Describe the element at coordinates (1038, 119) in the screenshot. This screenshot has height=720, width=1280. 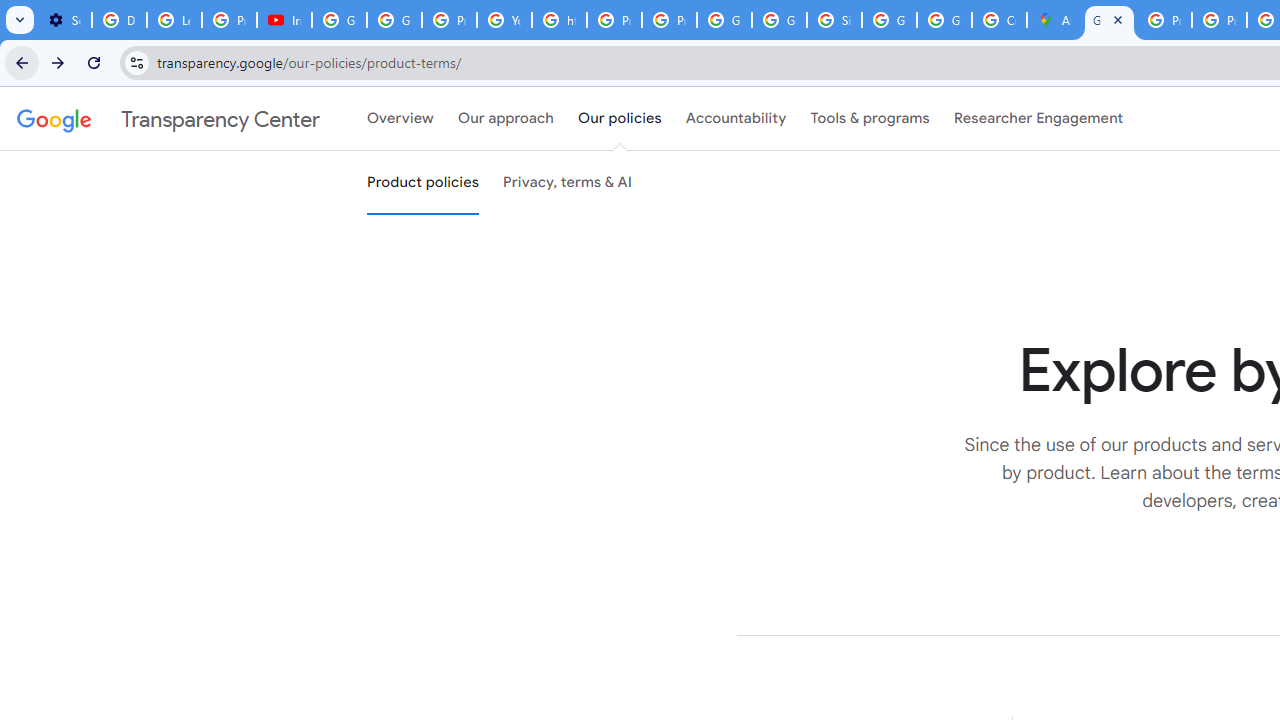
I see `'Researcher Engagement'` at that location.